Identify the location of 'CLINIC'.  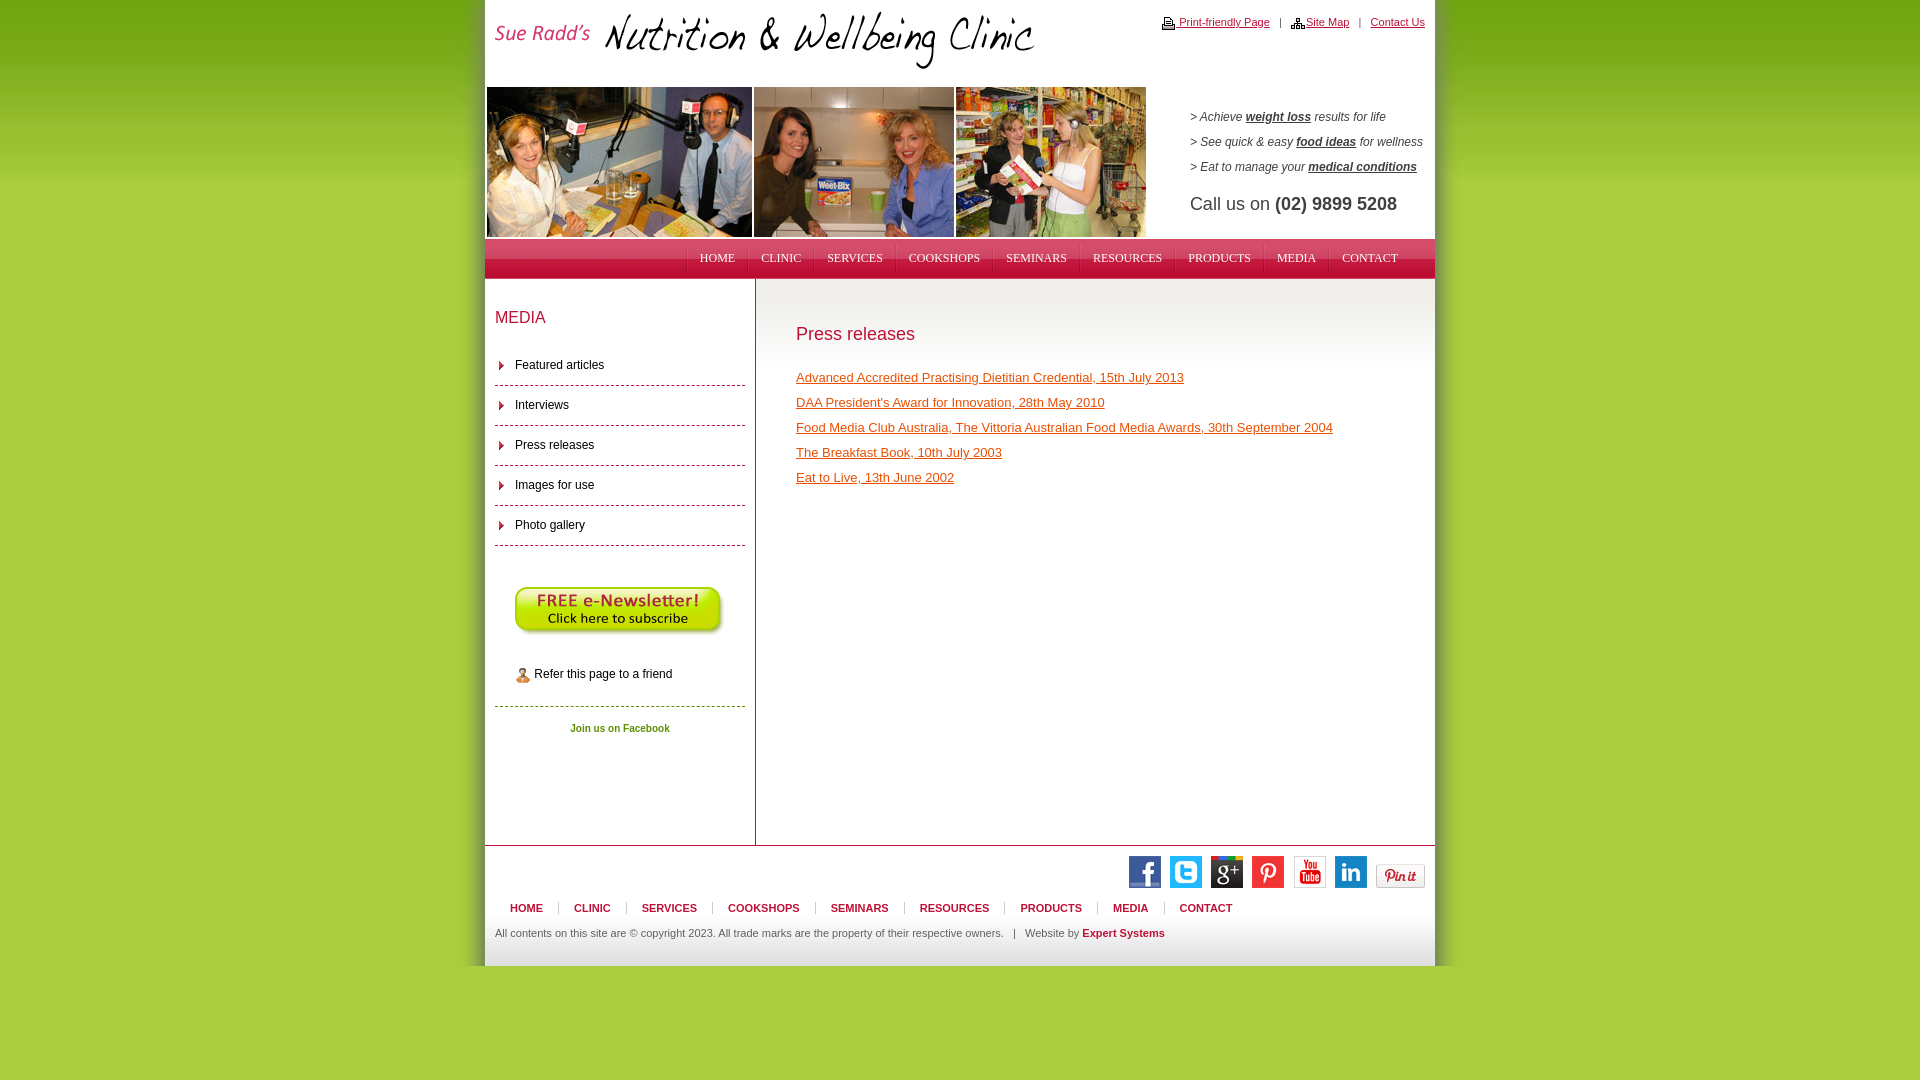
(592, 907).